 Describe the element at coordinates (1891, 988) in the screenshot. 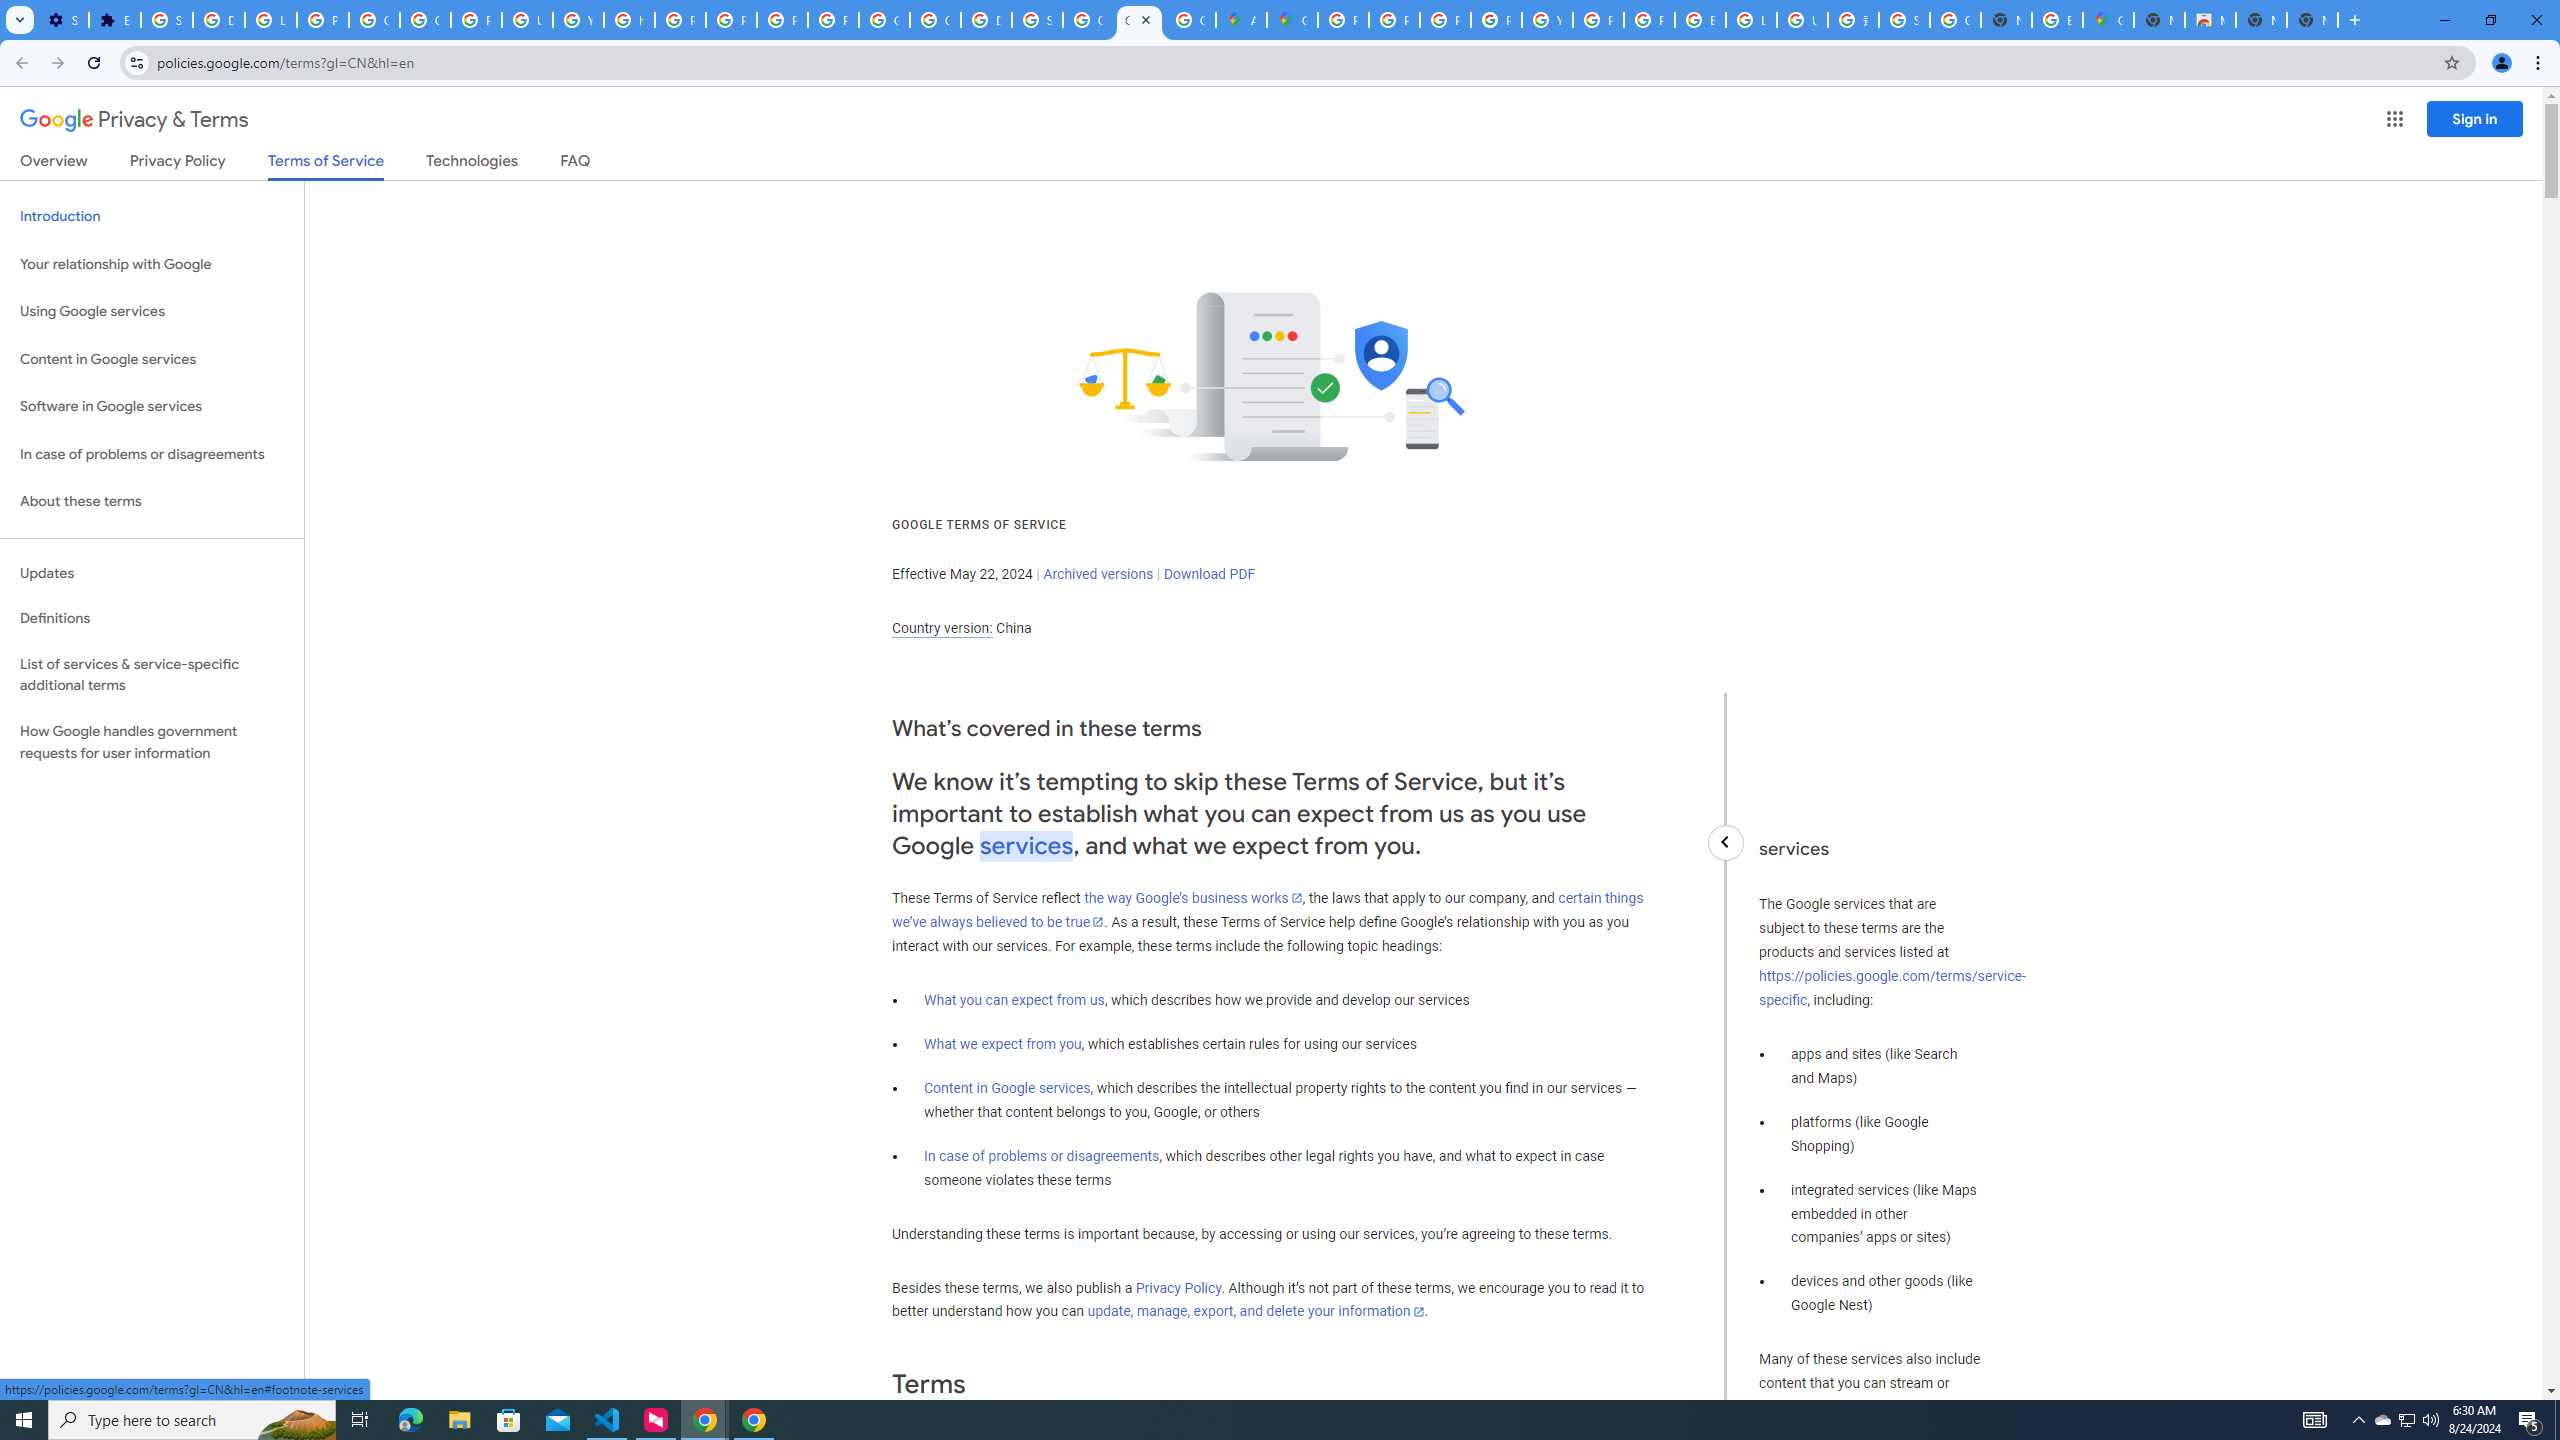

I see `'https://policies.google.com/terms/service-specific'` at that location.